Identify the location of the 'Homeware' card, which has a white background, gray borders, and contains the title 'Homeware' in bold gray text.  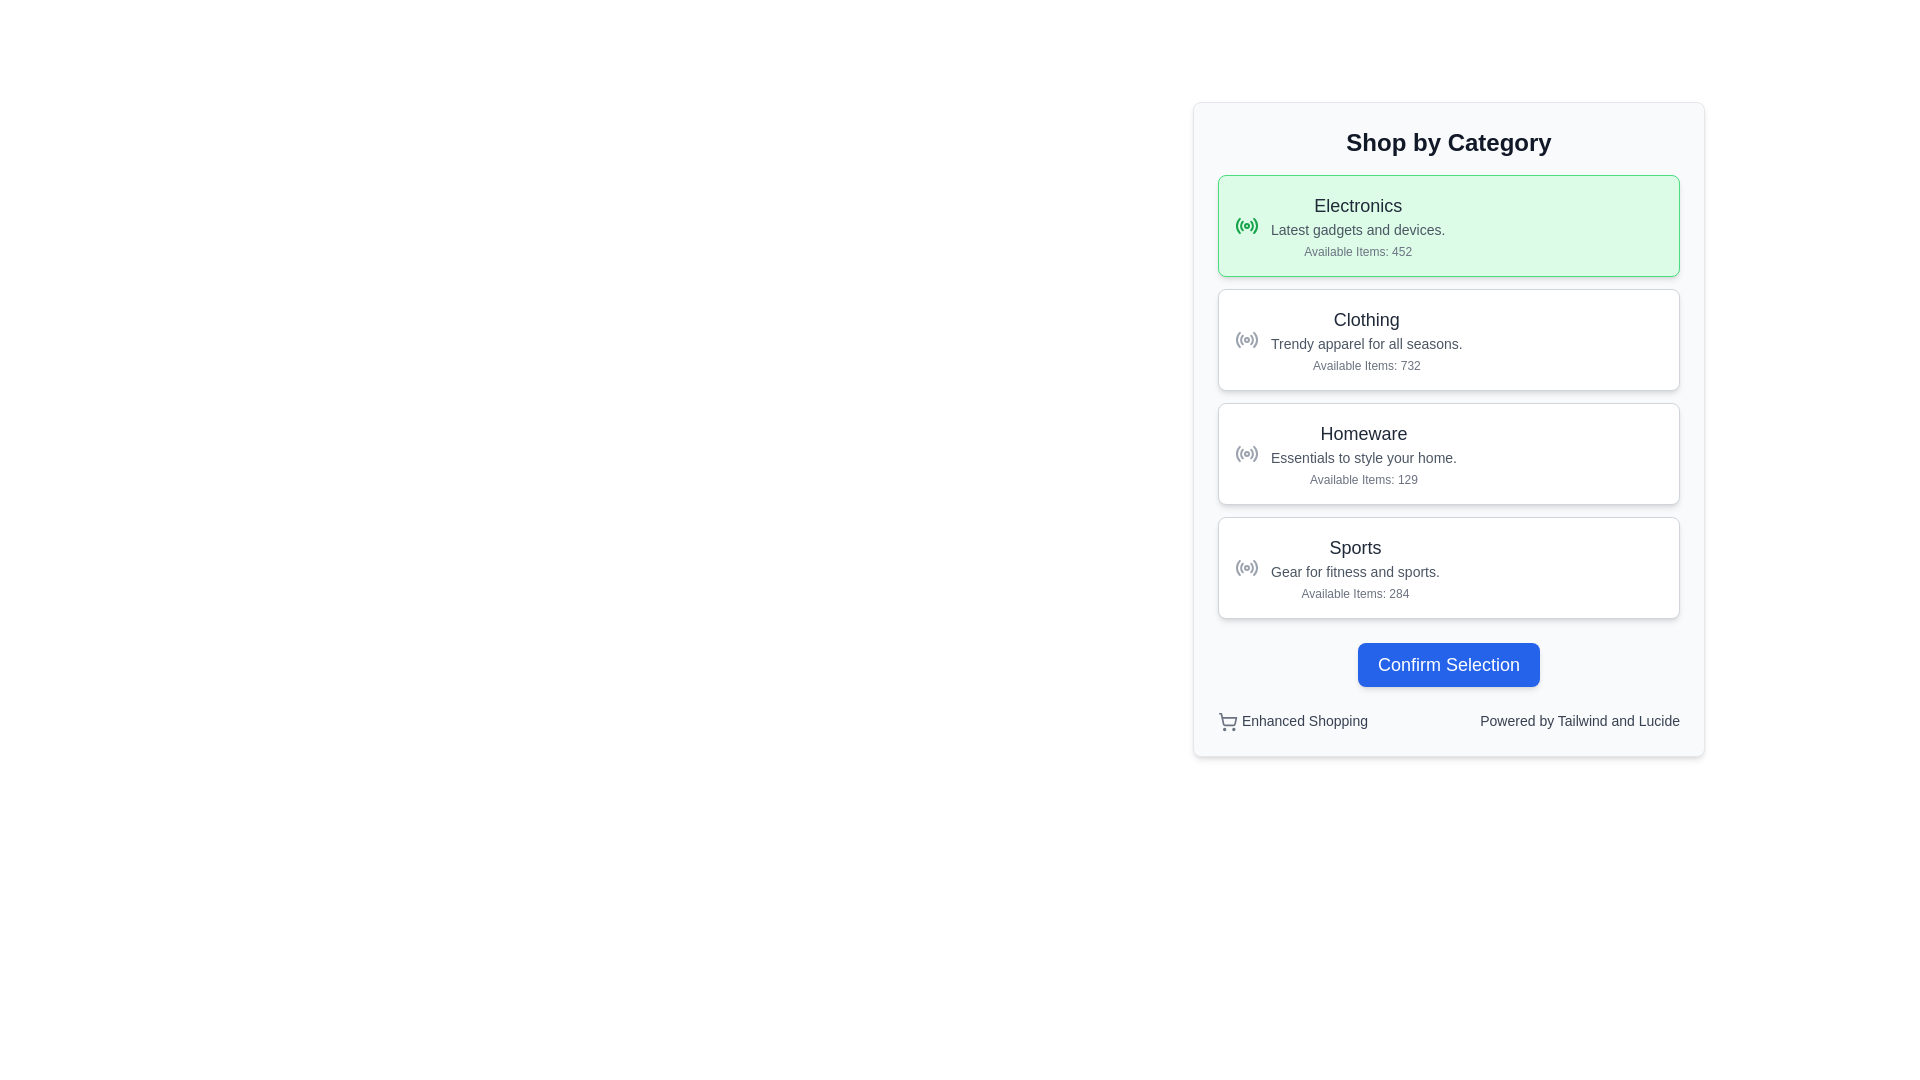
(1449, 454).